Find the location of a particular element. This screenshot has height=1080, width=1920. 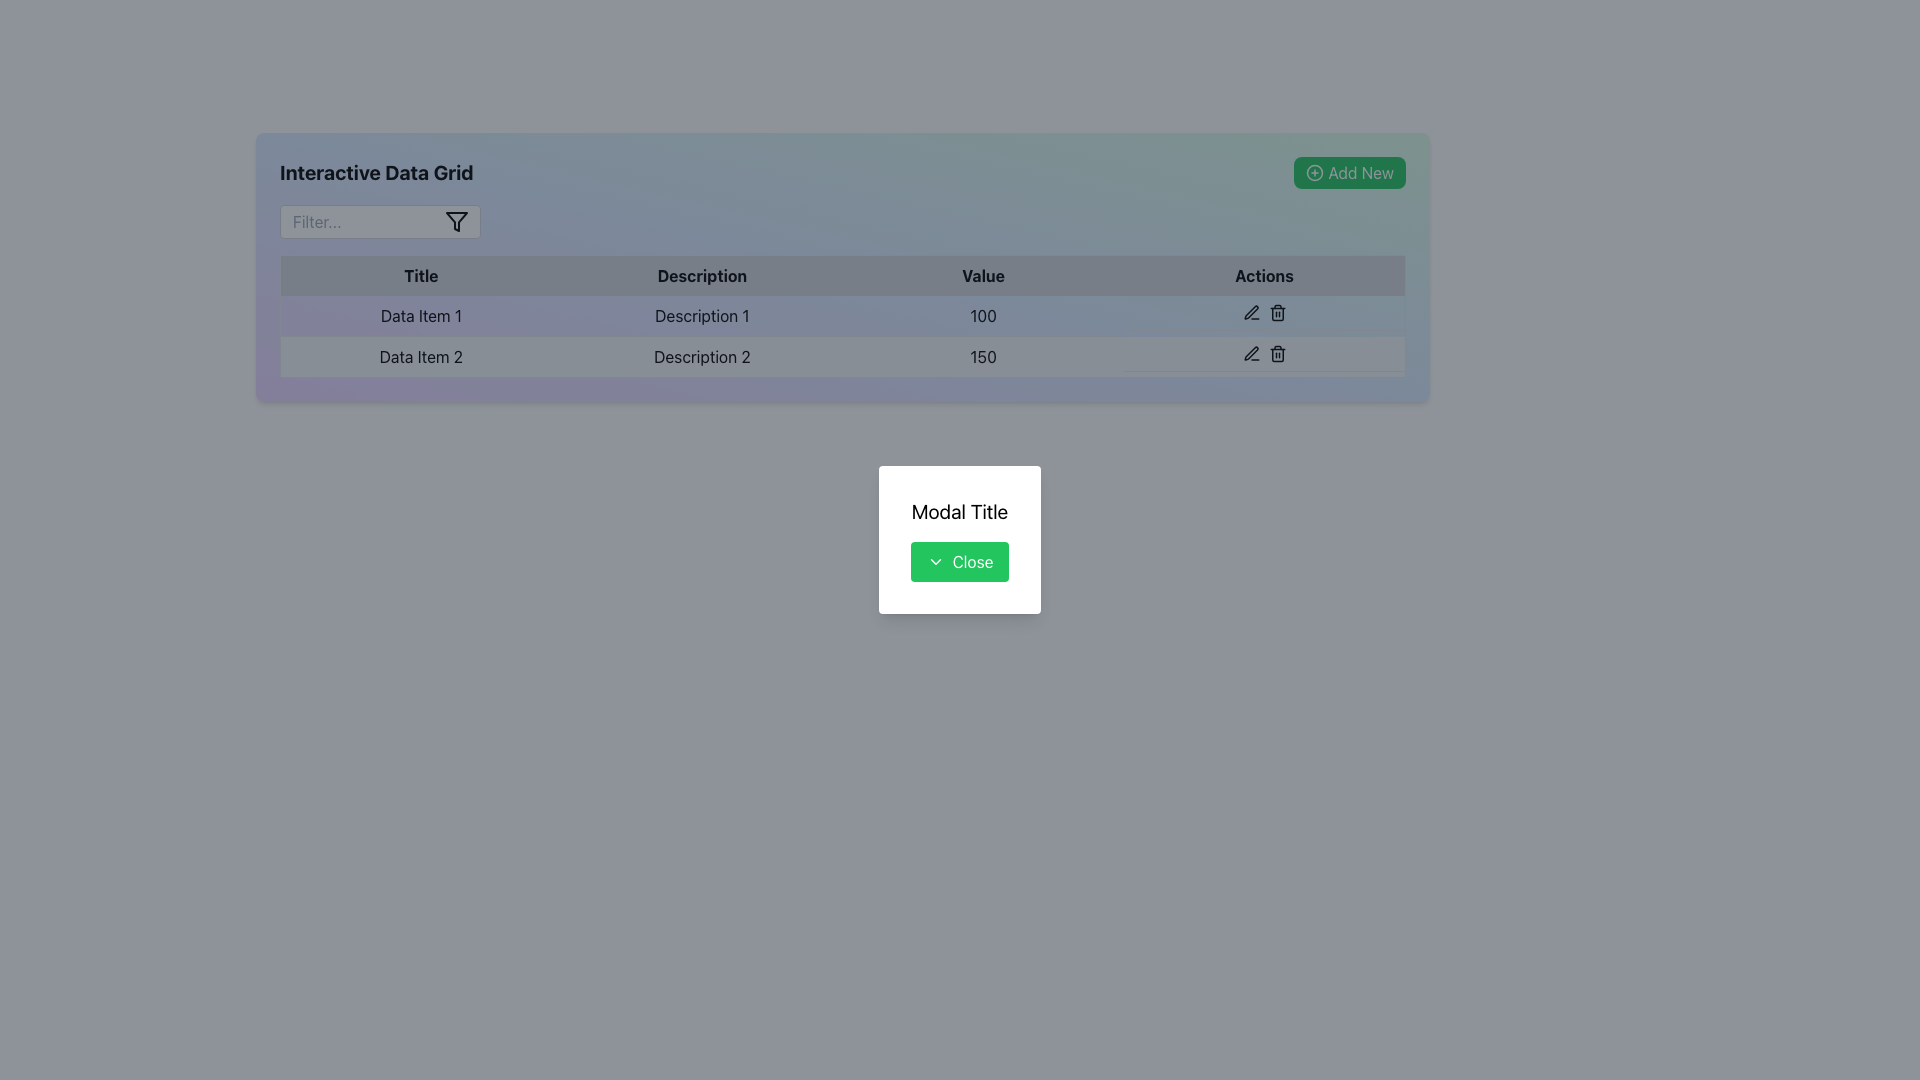

the filter icon located at the right edge of the filter input field to apply or toggle a filter is located at coordinates (455, 222).